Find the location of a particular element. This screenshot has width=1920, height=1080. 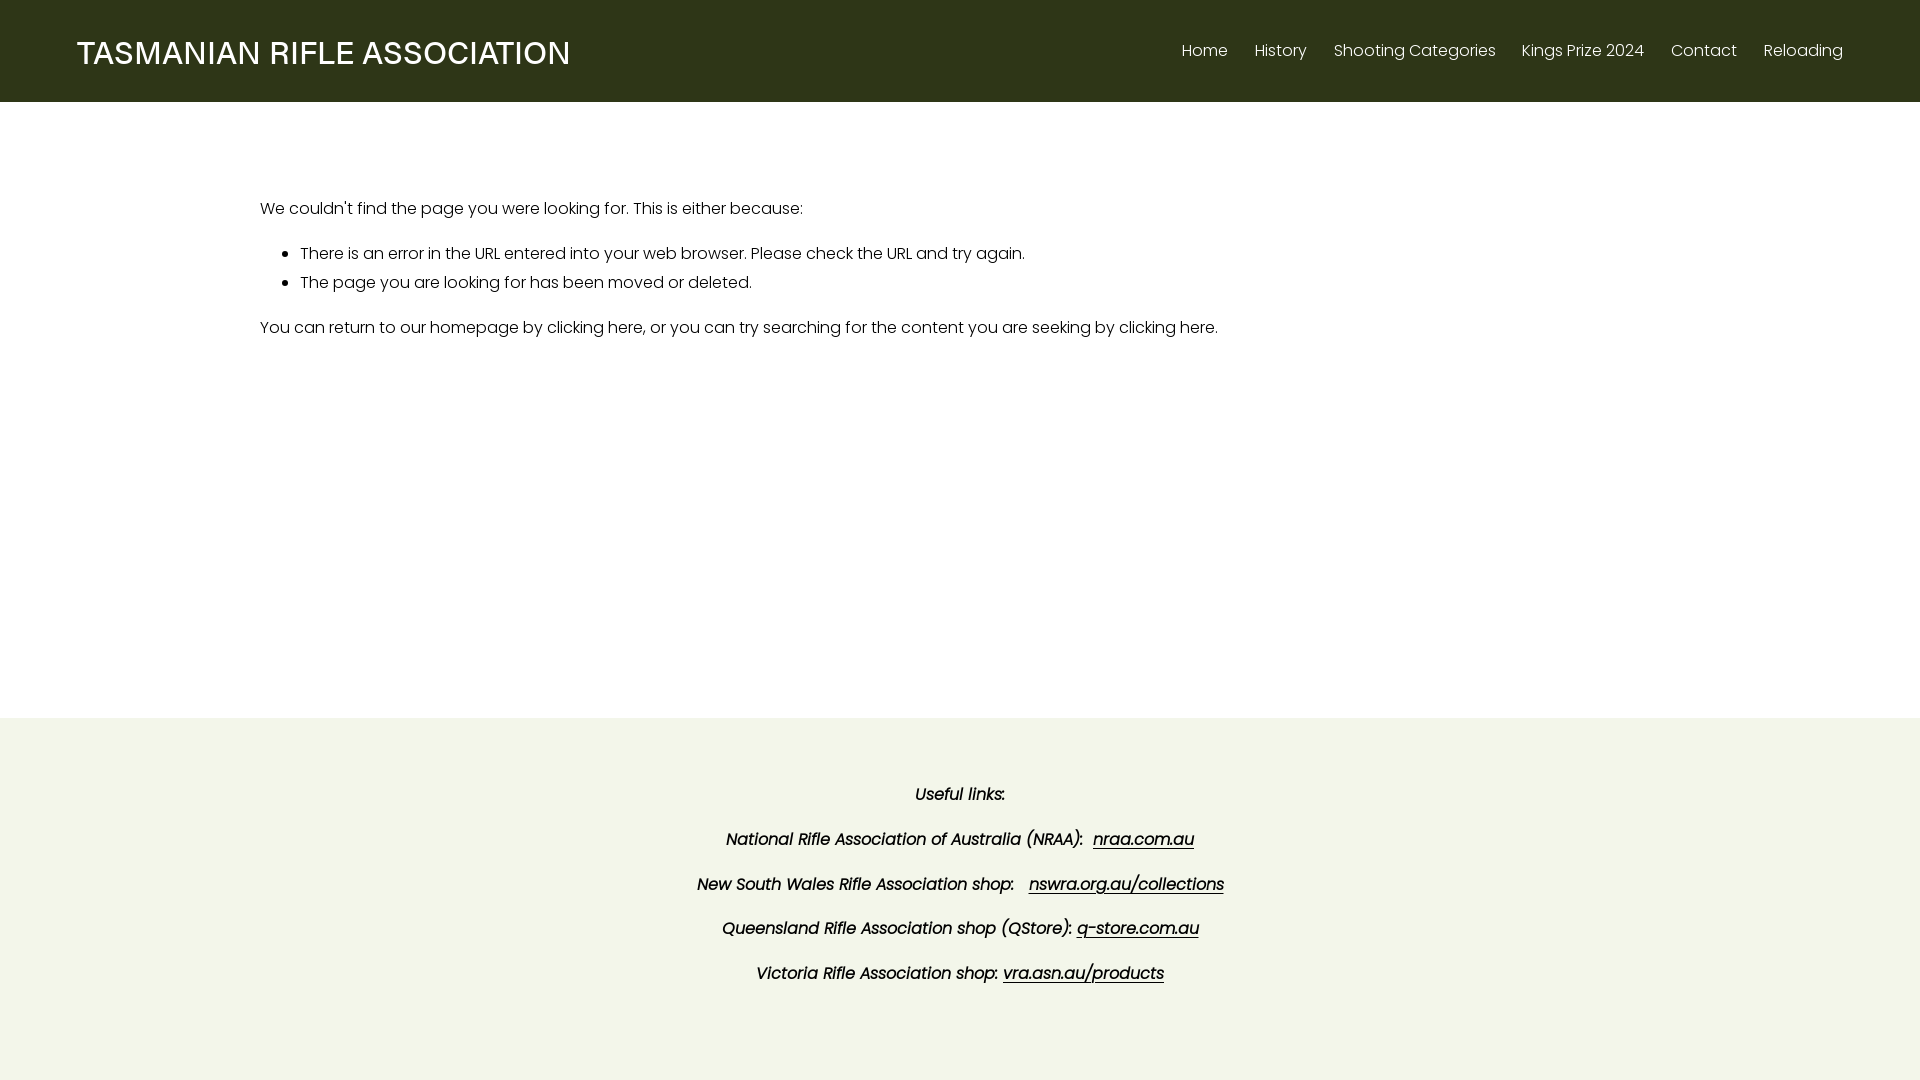

'Shooting Categories' is located at coordinates (1414, 49).